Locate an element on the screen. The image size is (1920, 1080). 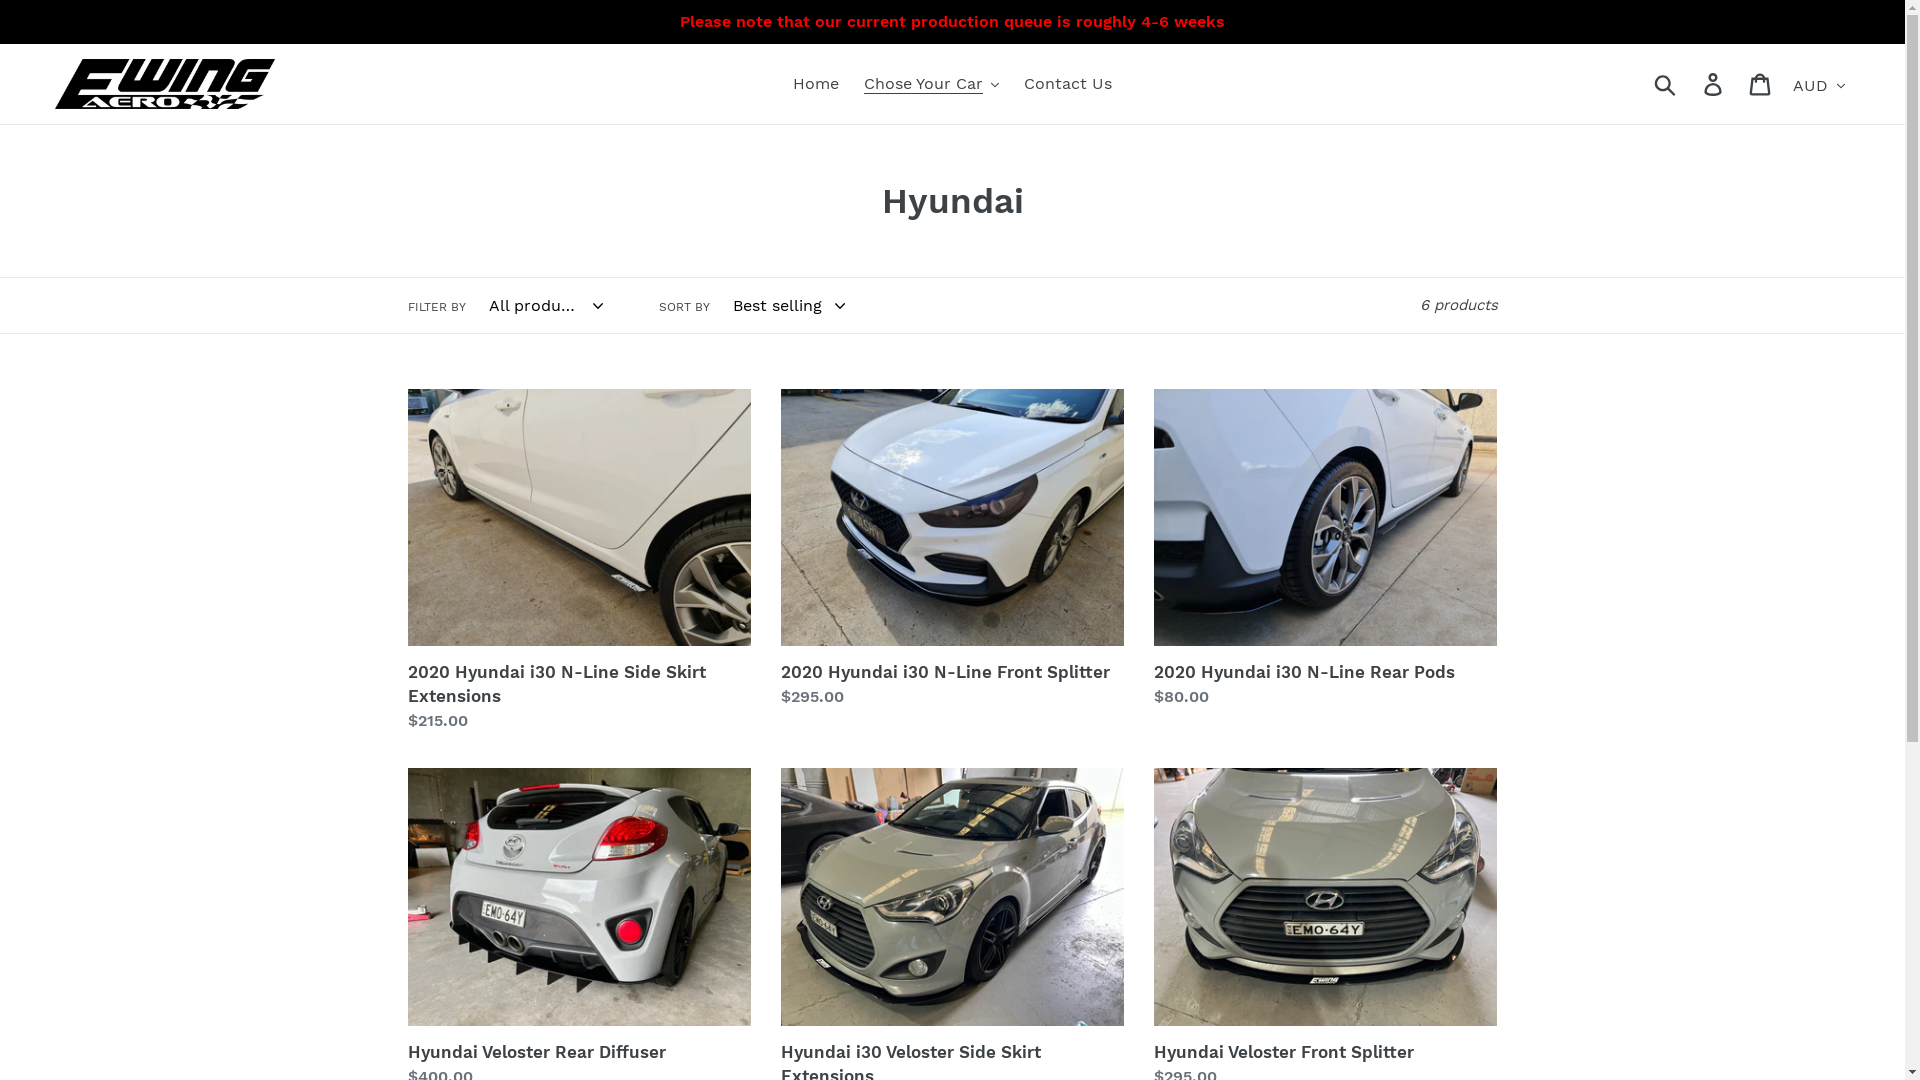
'2020 Hyundai i30 N-Line Rear Pods' is located at coordinates (1325, 548).